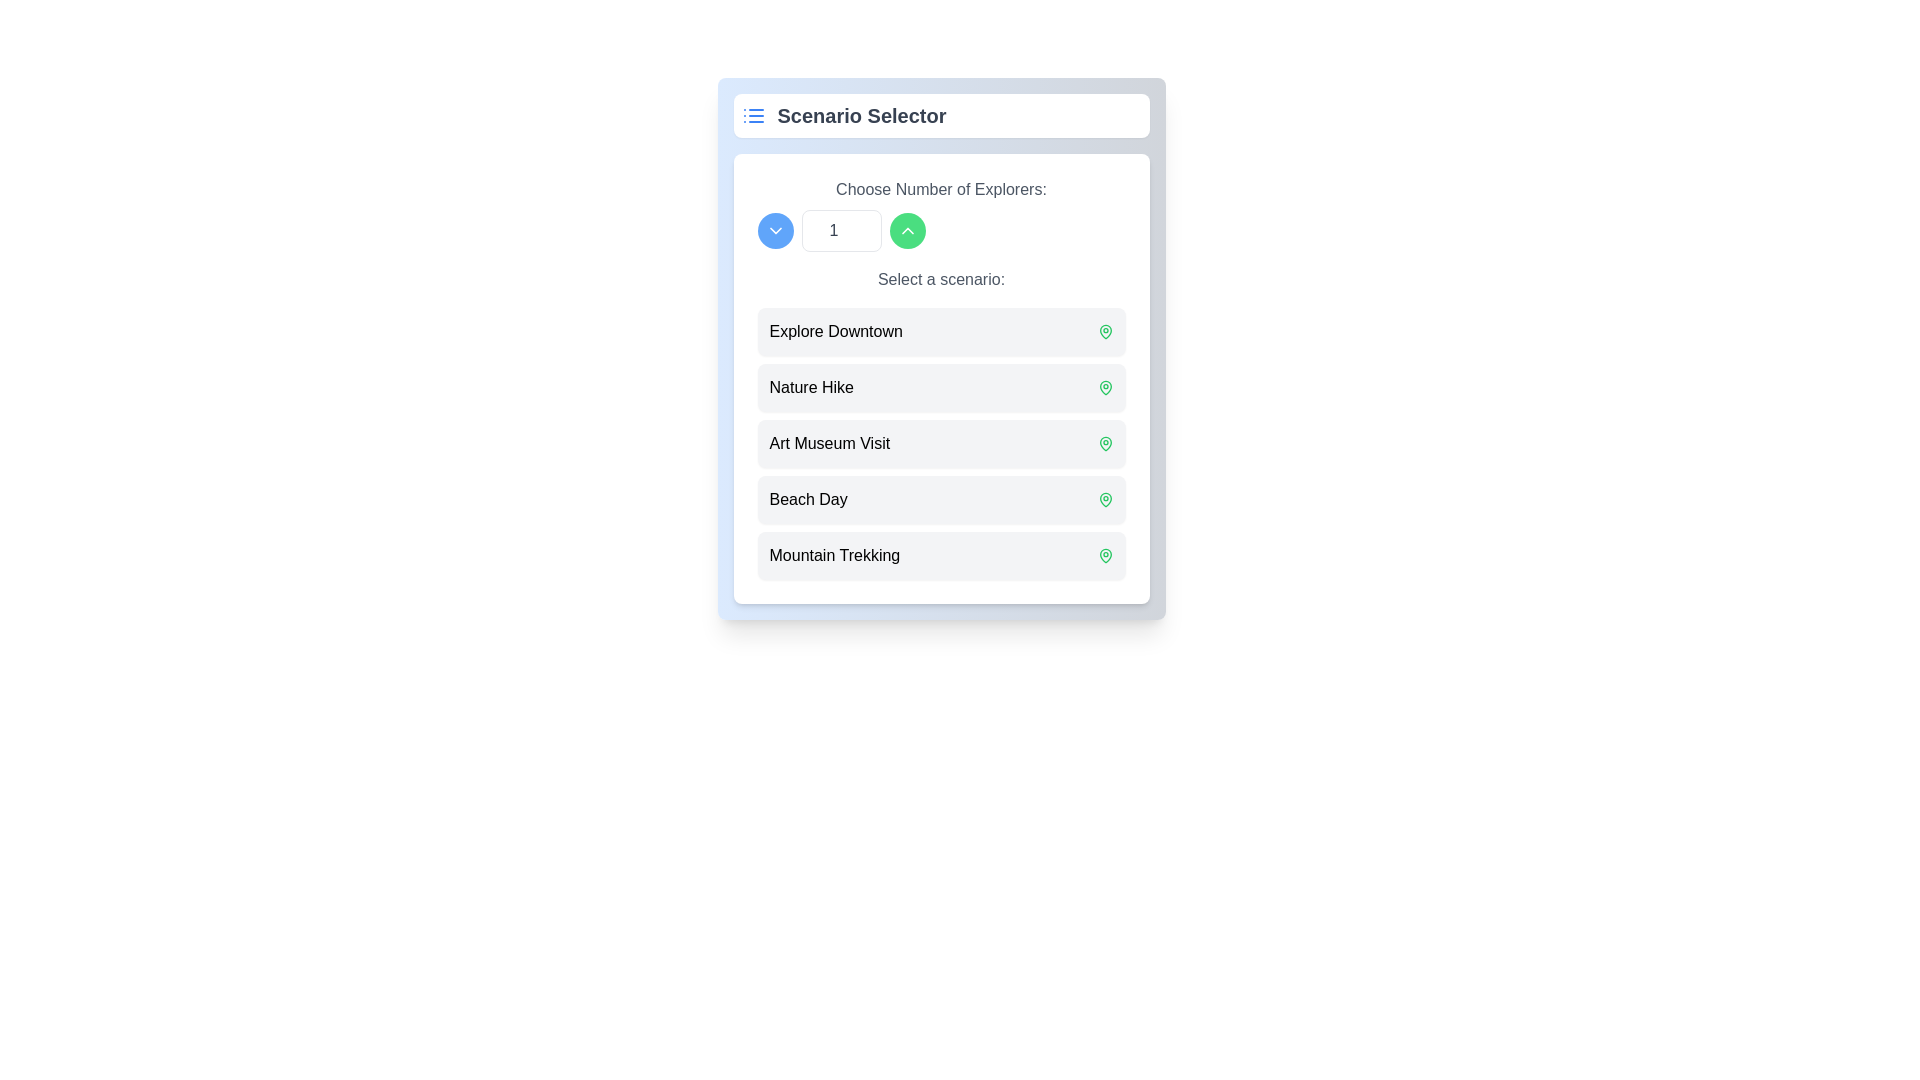 The height and width of the screenshot is (1080, 1920). I want to click on the blue list icon located at the far left of the header row within the 'Scenario Selector' panel, so click(752, 115).